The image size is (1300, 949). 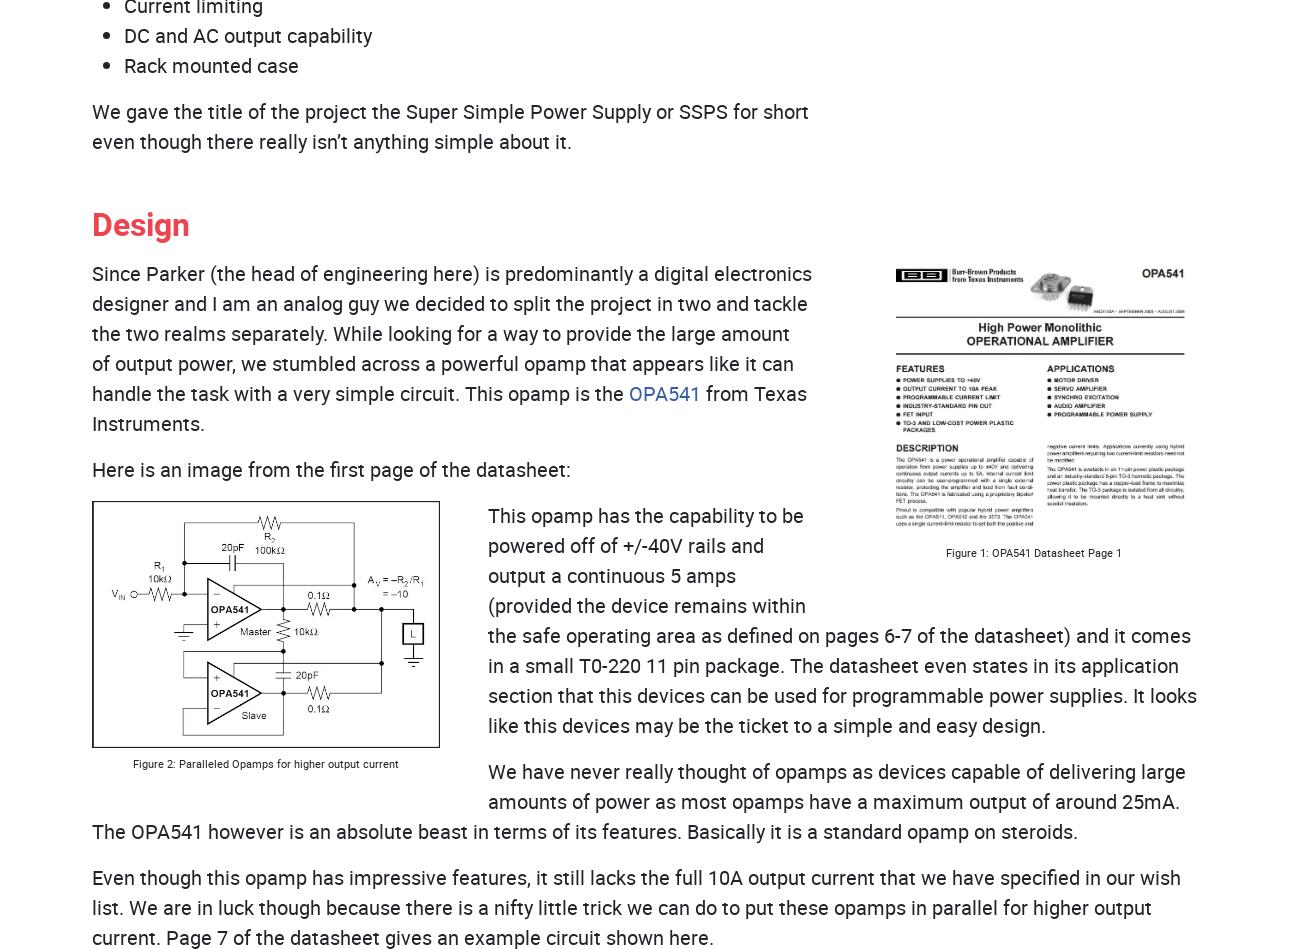 I want to click on 'Super Simple Power Supply “SSPS” Design (Part 3)', so click(x=829, y=87).